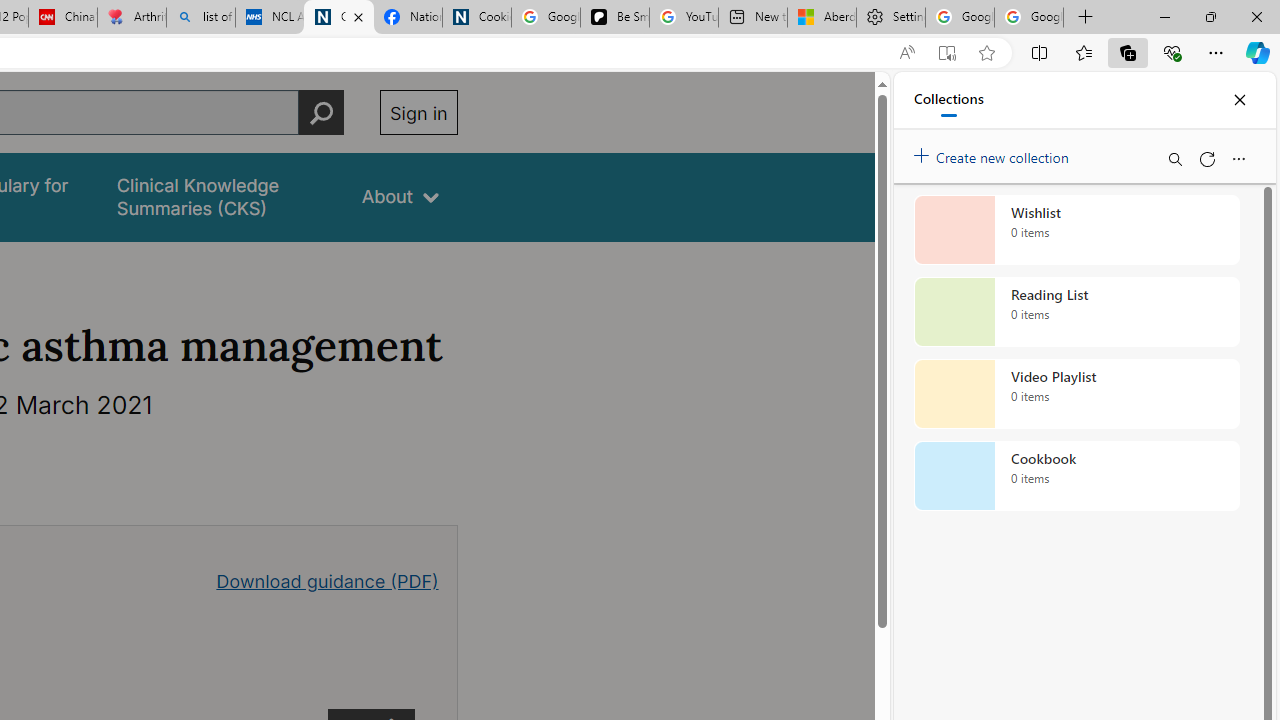 The height and width of the screenshot is (720, 1280). I want to click on 'Reading List collection, 0 items', so click(1076, 312).